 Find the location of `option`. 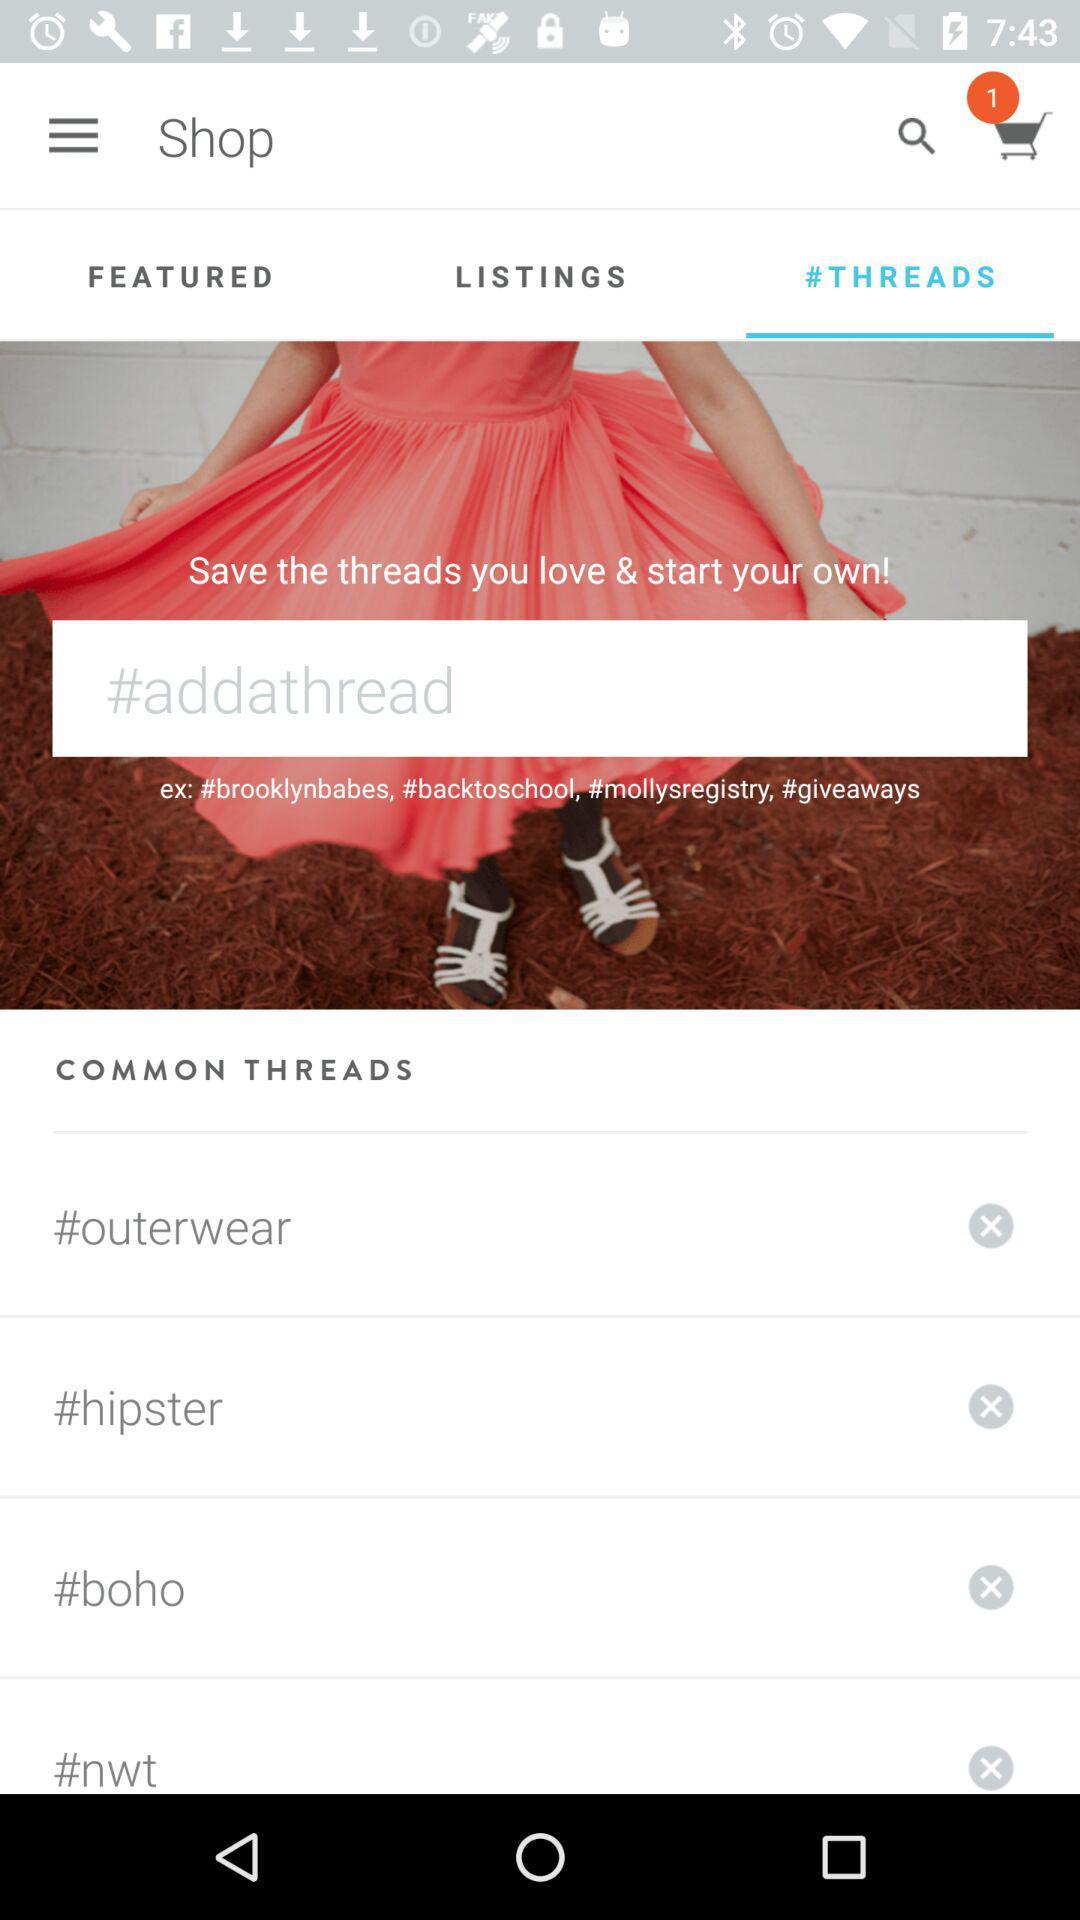

option is located at coordinates (991, 1735).